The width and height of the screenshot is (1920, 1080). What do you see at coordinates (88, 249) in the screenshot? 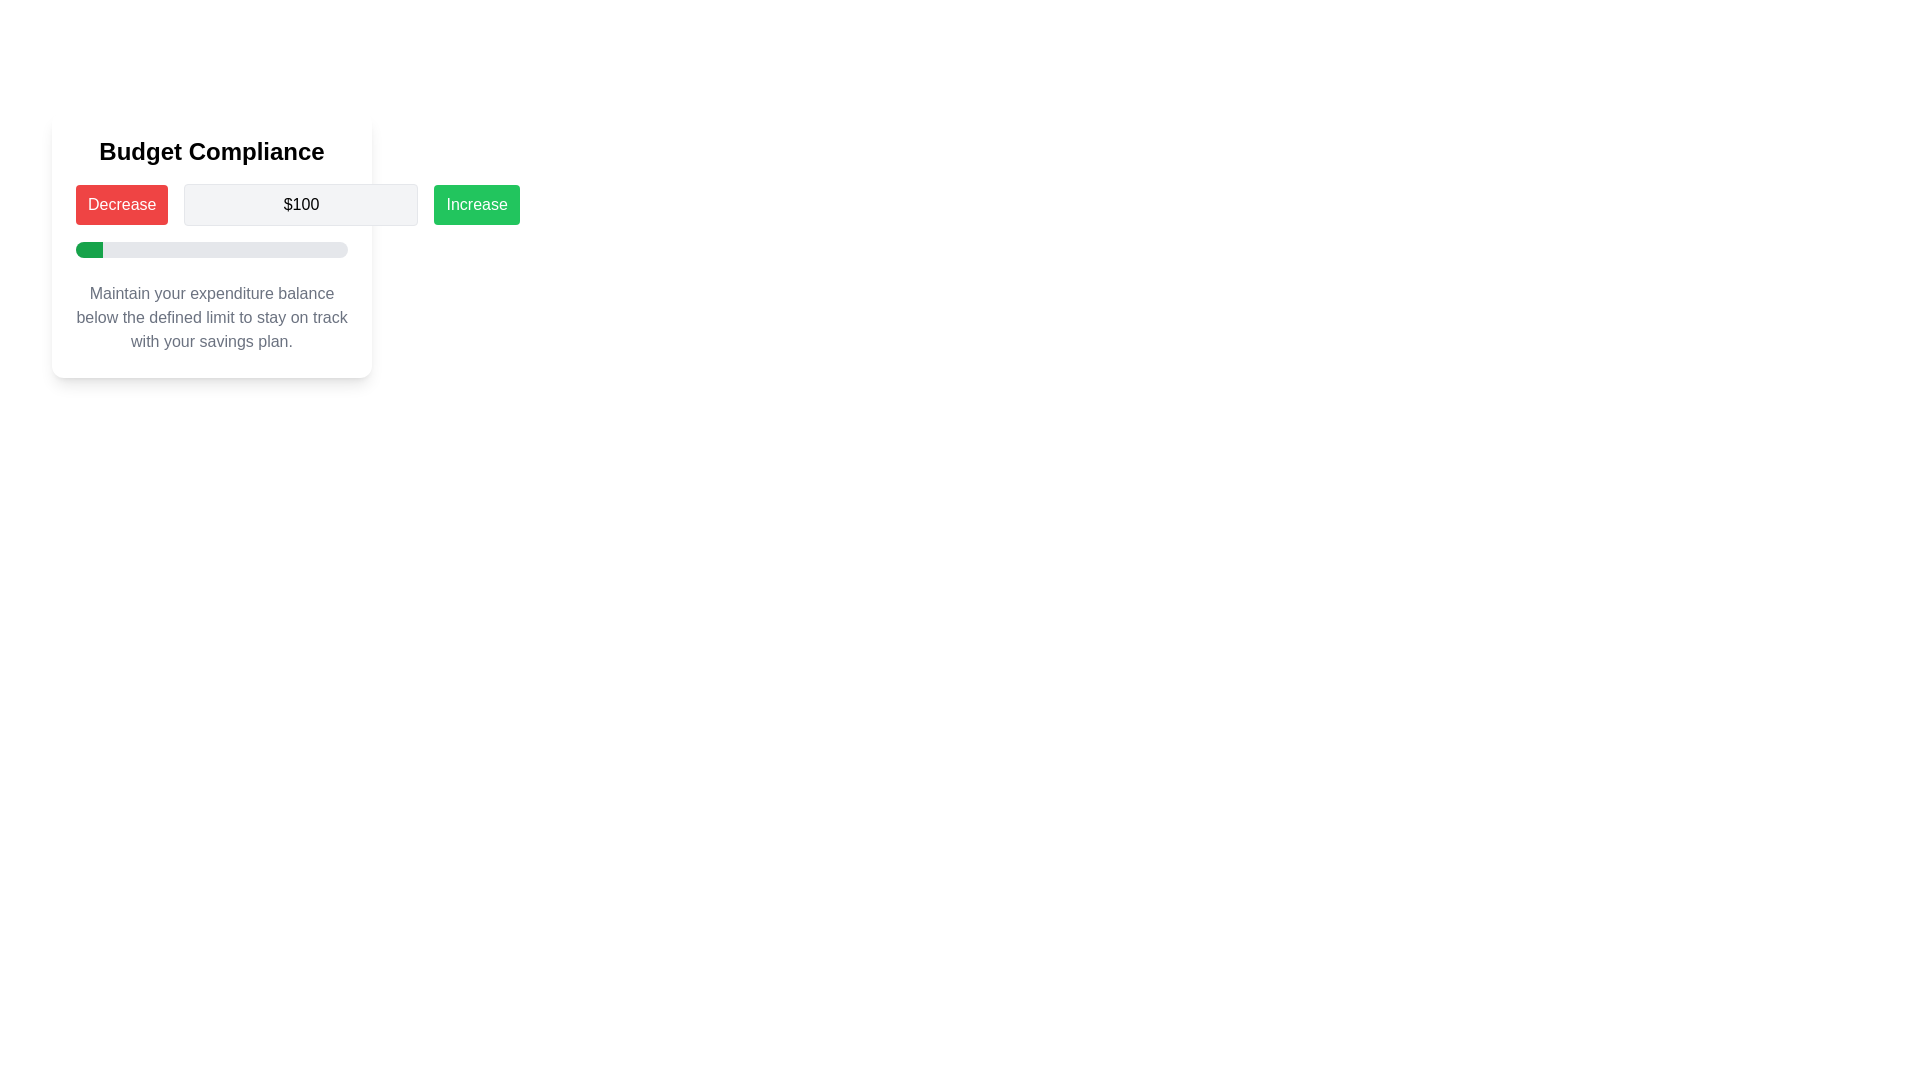
I see `the Progress Indicator that visually represents 10% progress within the progress bar located below the '$100' text box and between the 'Decrease' and 'Increase' buttons` at bounding box center [88, 249].